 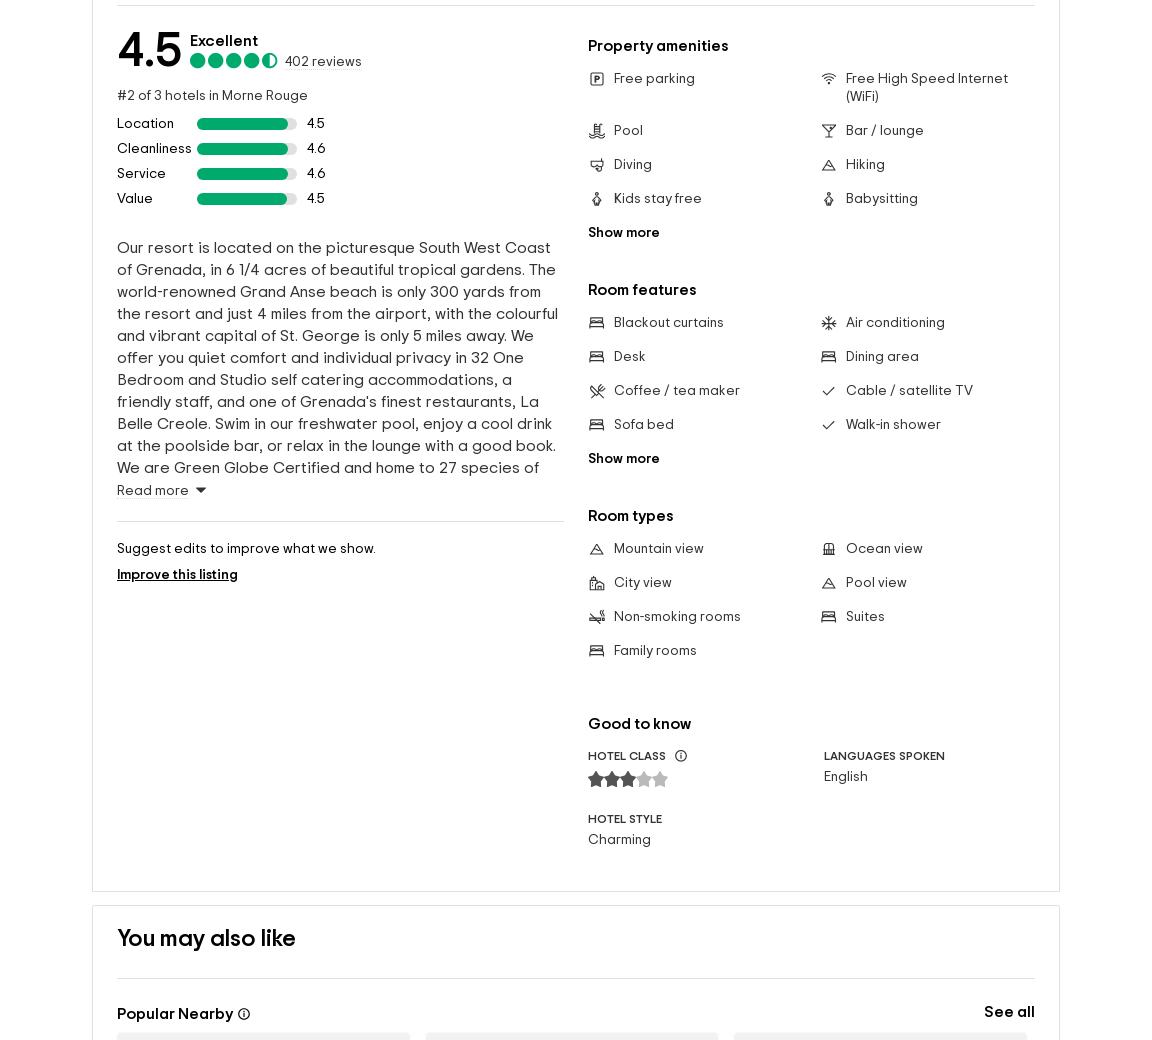 What do you see at coordinates (116, 939) in the screenshot?
I see `'You may also like'` at bounding box center [116, 939].